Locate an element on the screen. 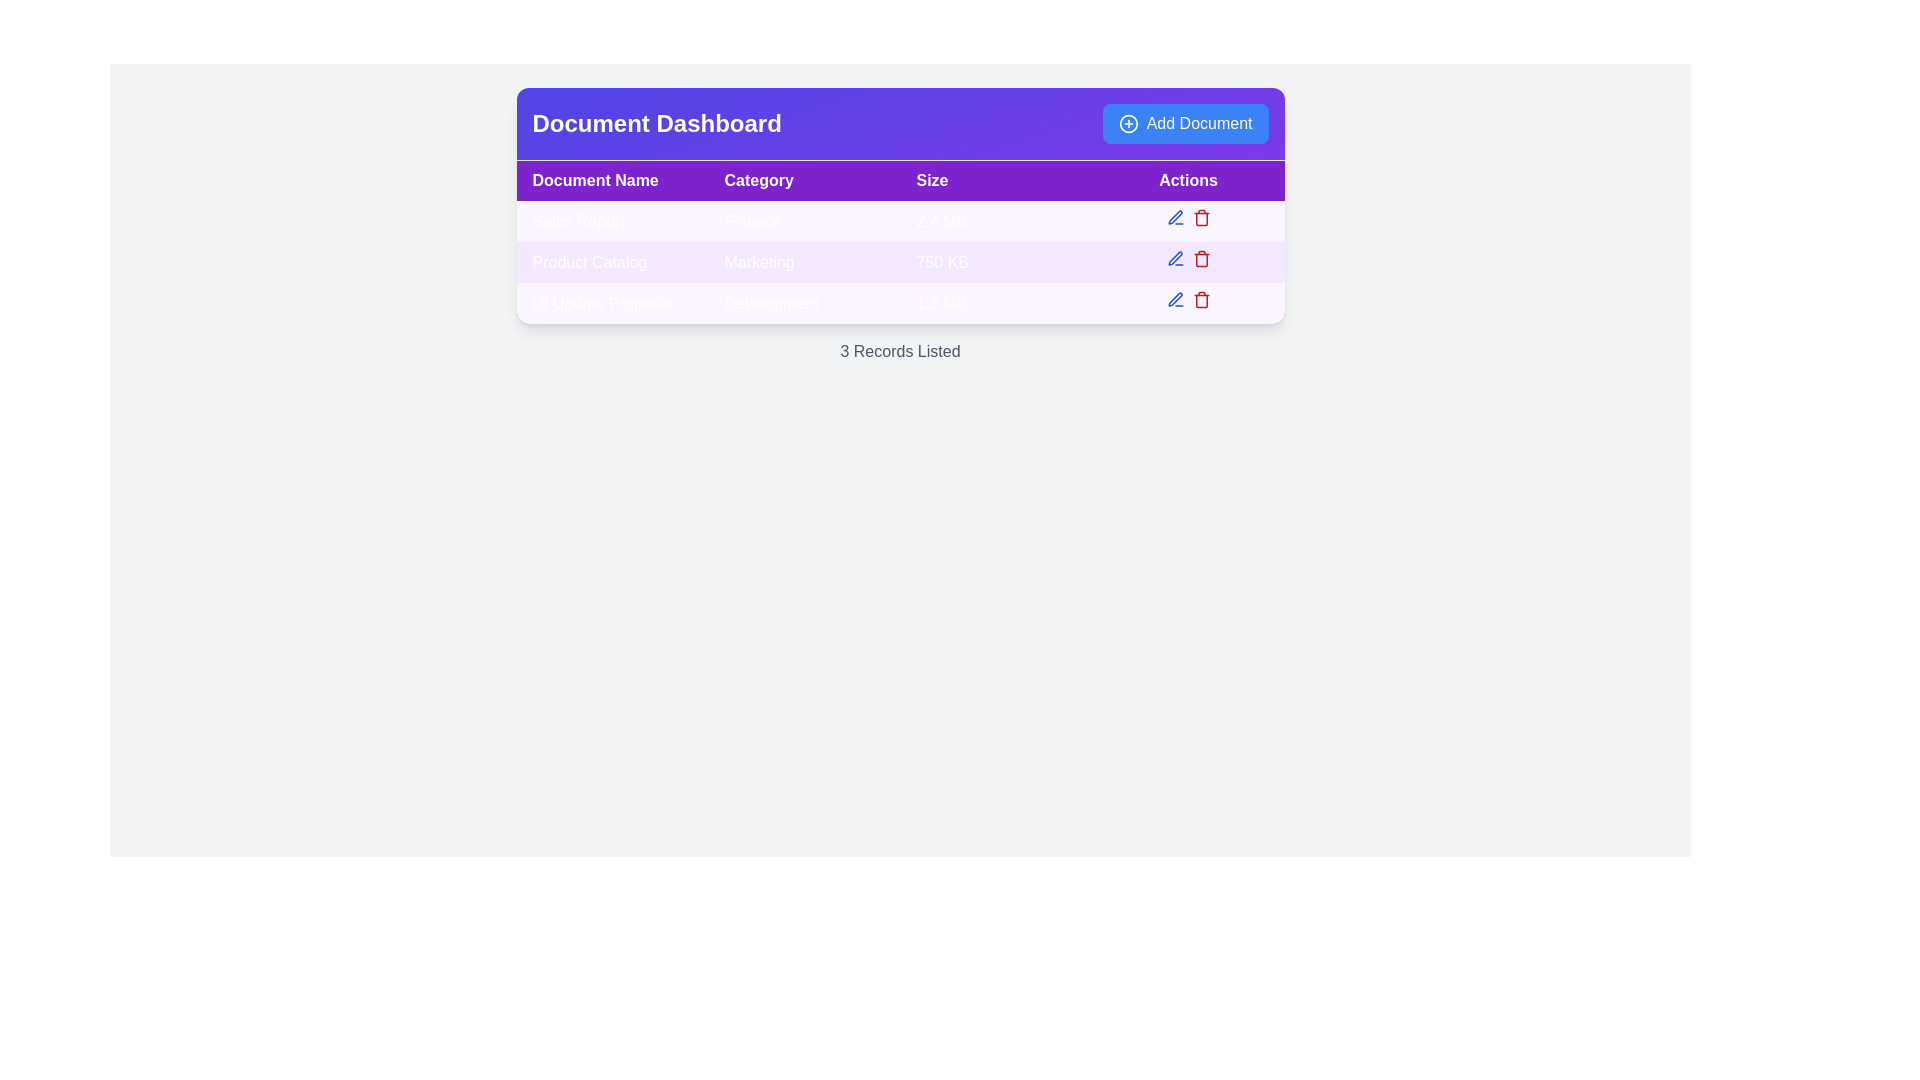 The image size is (1920, 1080). the second row of the Document Dashboard table that displays information about the 'Product Catalog', which is categorized under 'Marketing' and has a size of '750 KB' is located at coordinates (899, 261).